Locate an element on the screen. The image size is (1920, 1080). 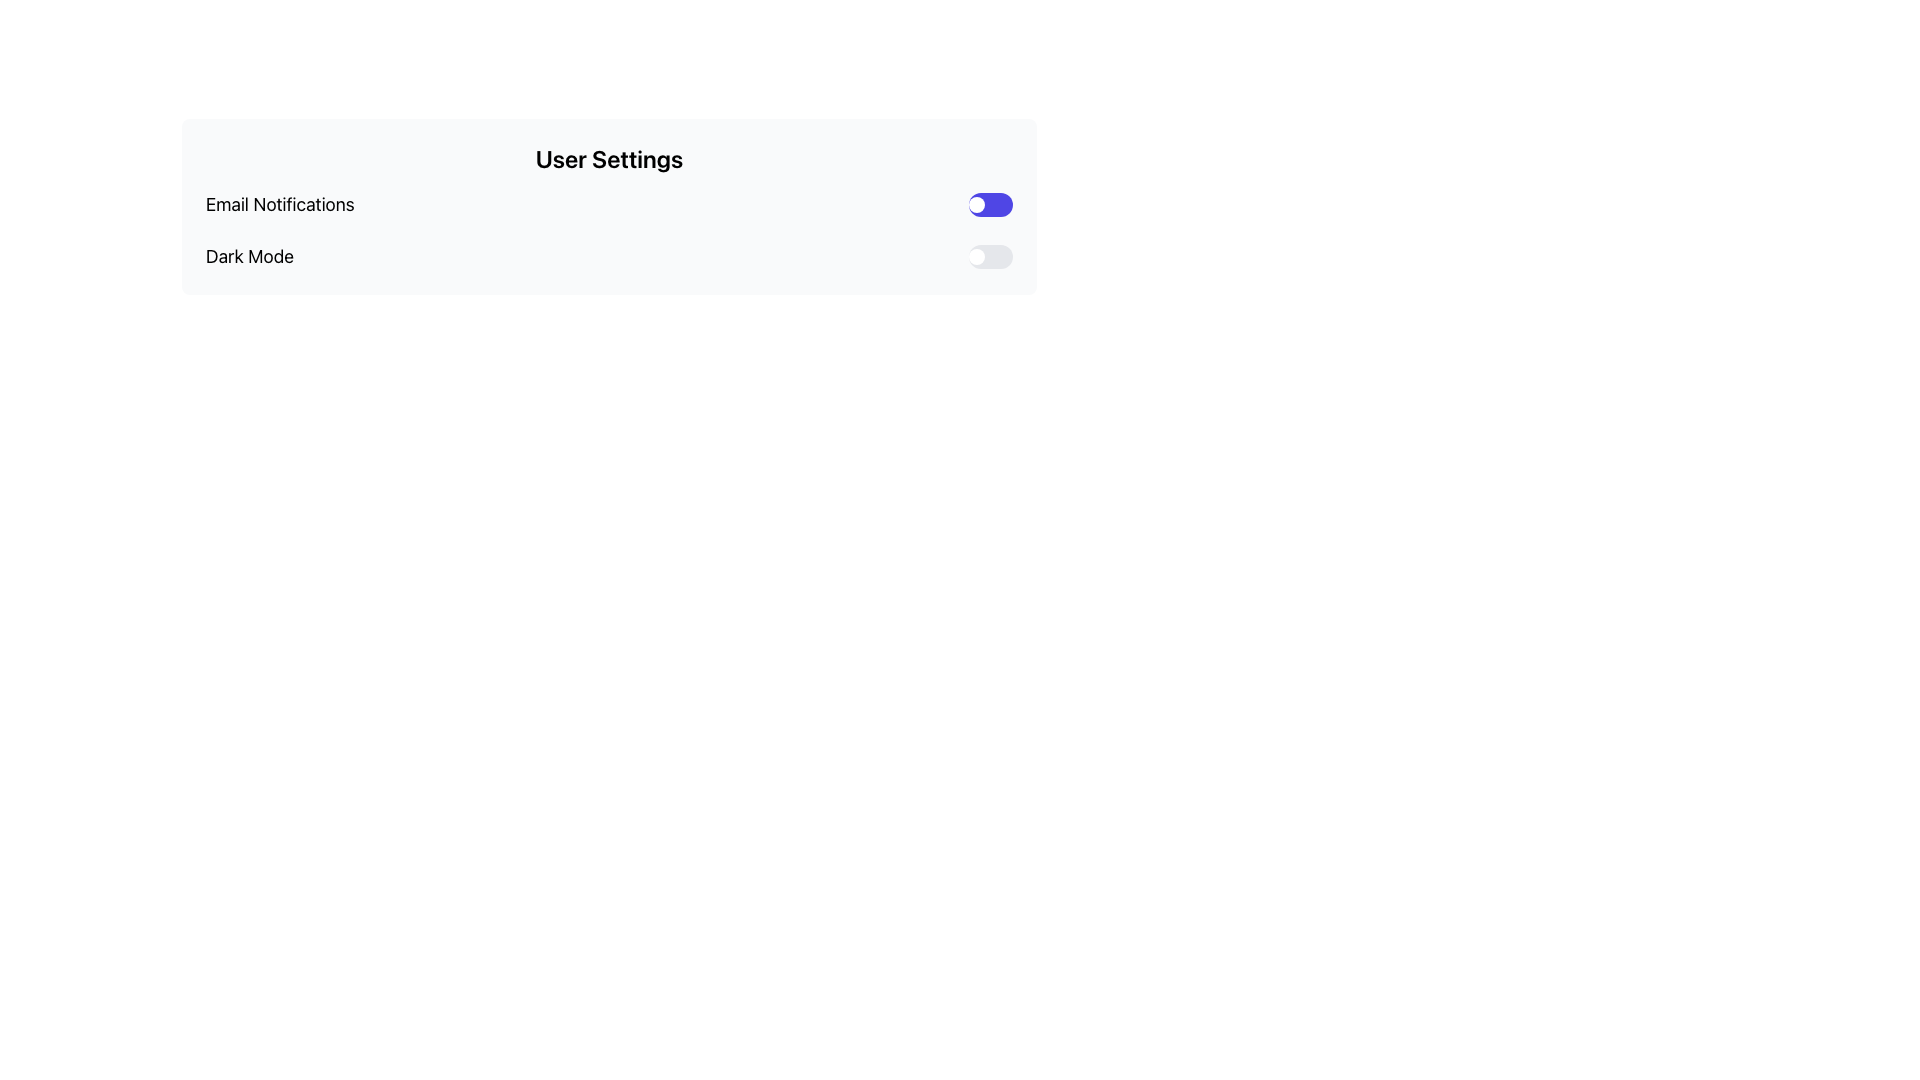
the blue oval toggle switch labeled 'Enable Notifications' is located at coordinates (990, 204).